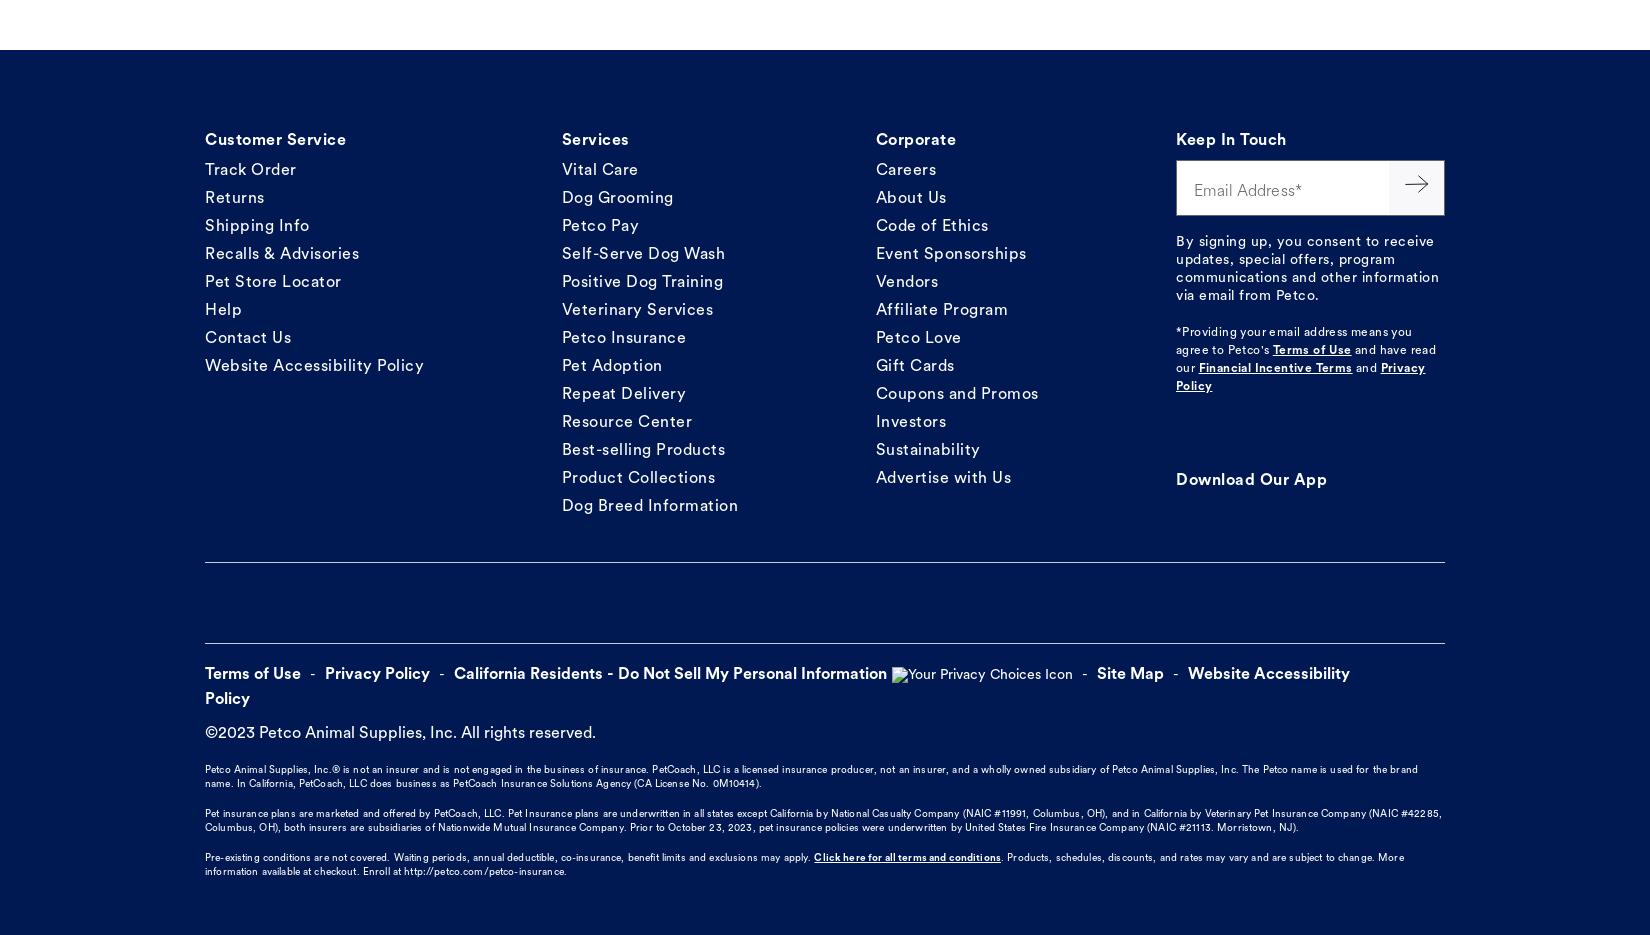 This screenshot has height=935, width=1650. I want to click on 'Help', so click(223, 310).